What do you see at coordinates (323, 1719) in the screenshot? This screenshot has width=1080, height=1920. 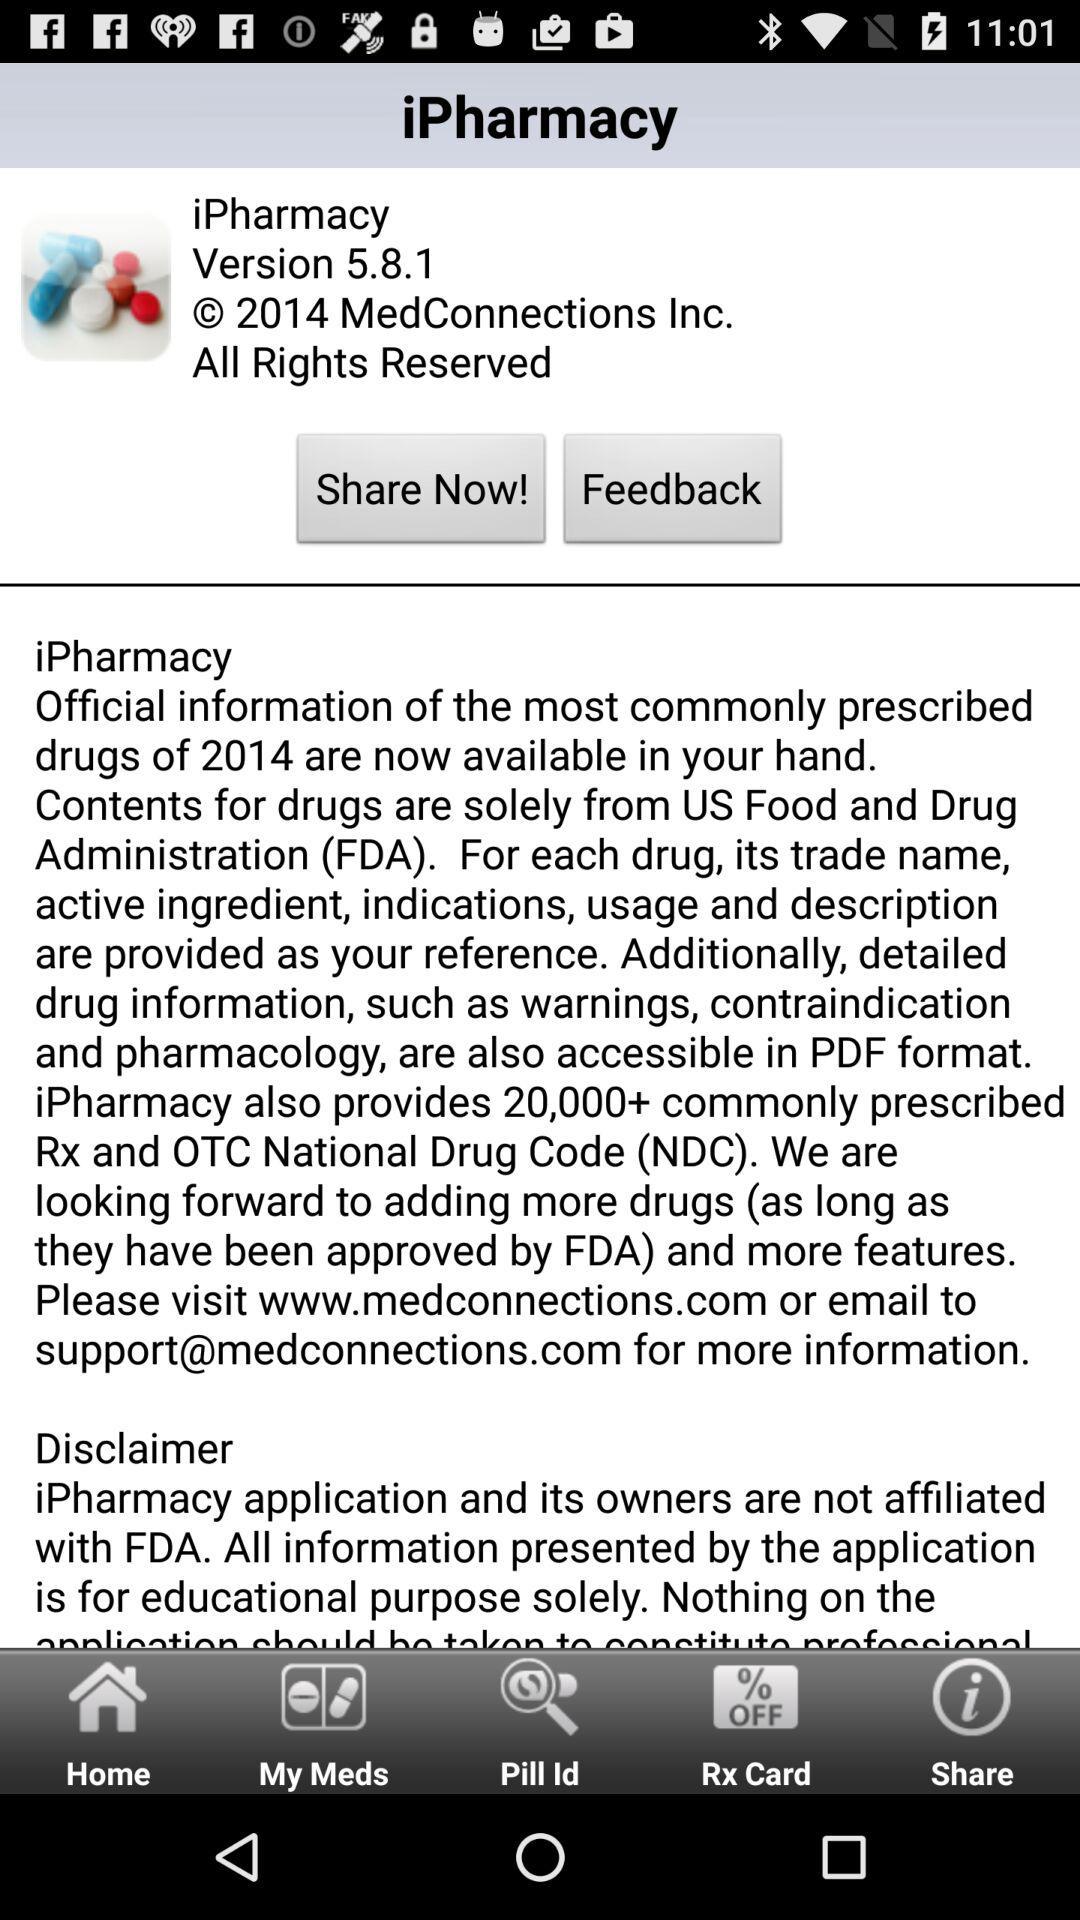 I see `my meds icon` at bounding box center [323, 1719].